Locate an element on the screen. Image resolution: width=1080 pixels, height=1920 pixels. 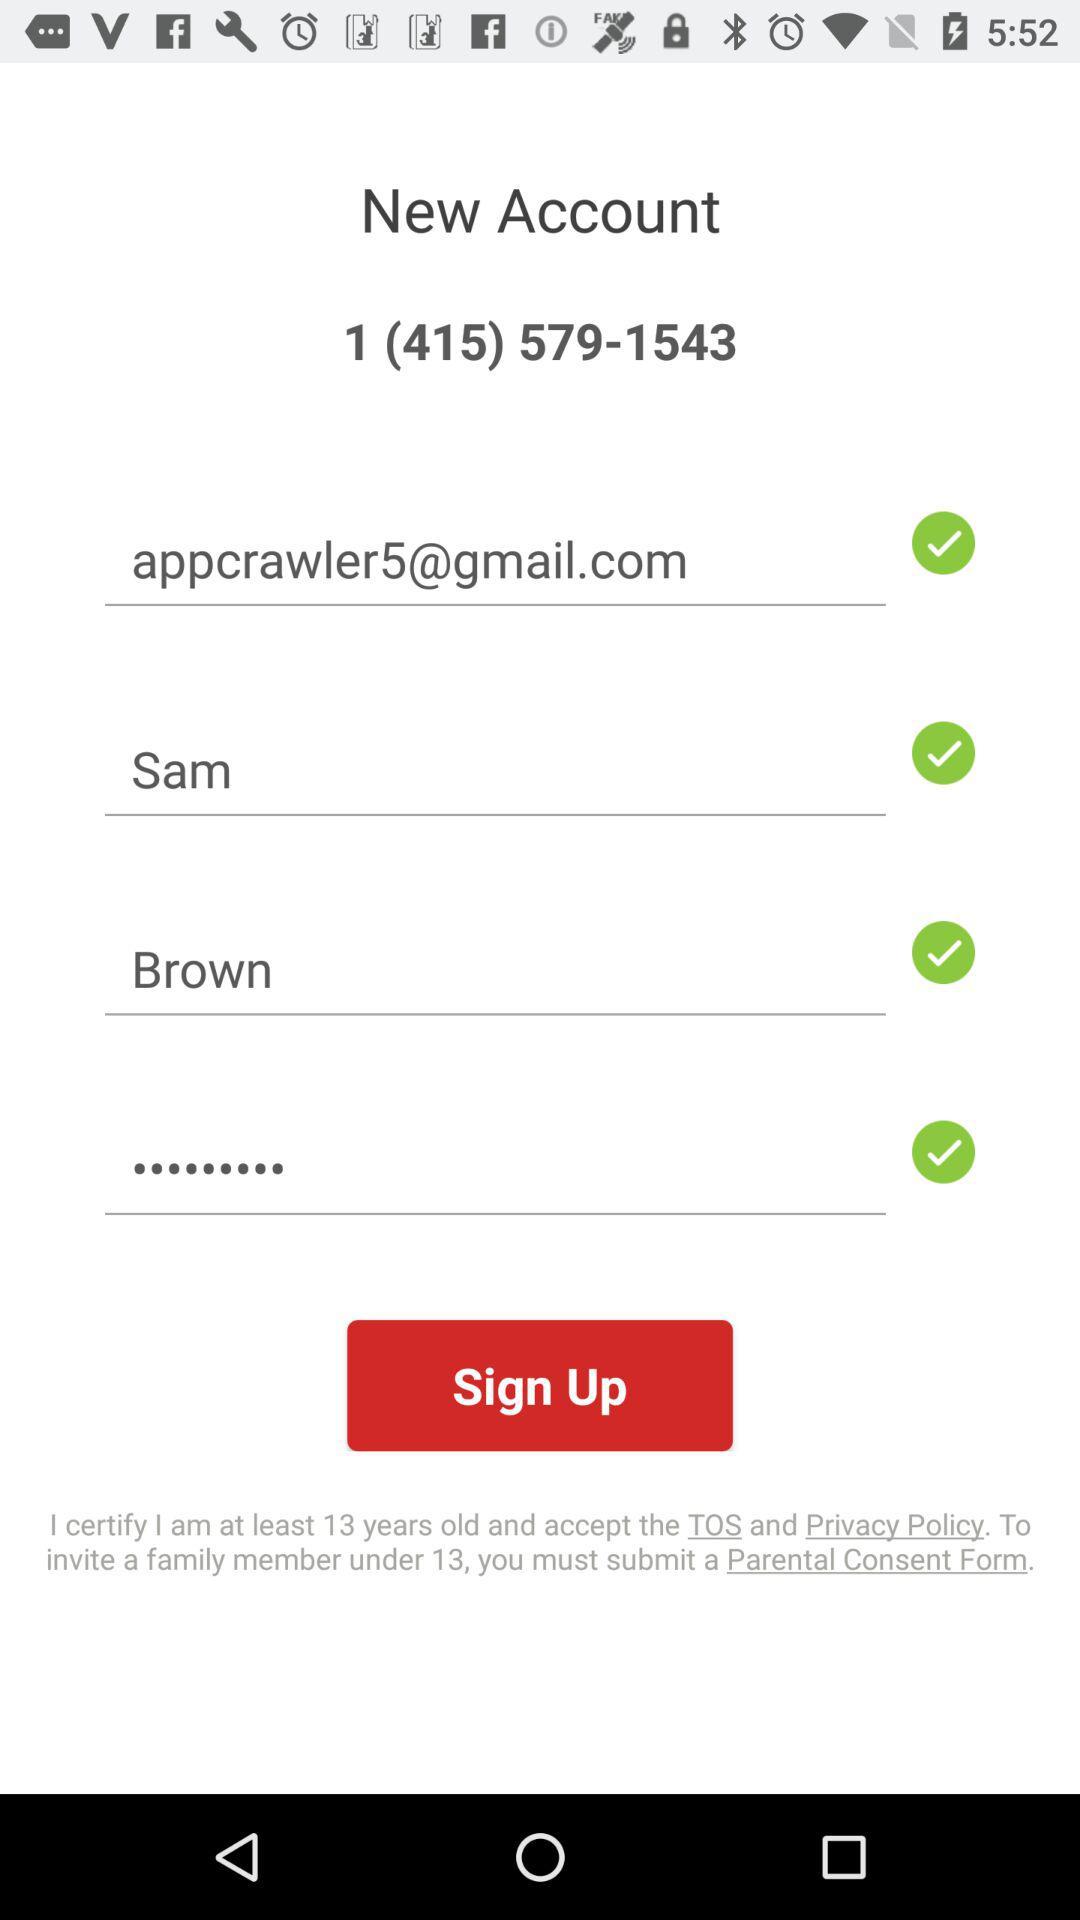
the icon below the crowd3116 is located at coordinates (540, 1384).